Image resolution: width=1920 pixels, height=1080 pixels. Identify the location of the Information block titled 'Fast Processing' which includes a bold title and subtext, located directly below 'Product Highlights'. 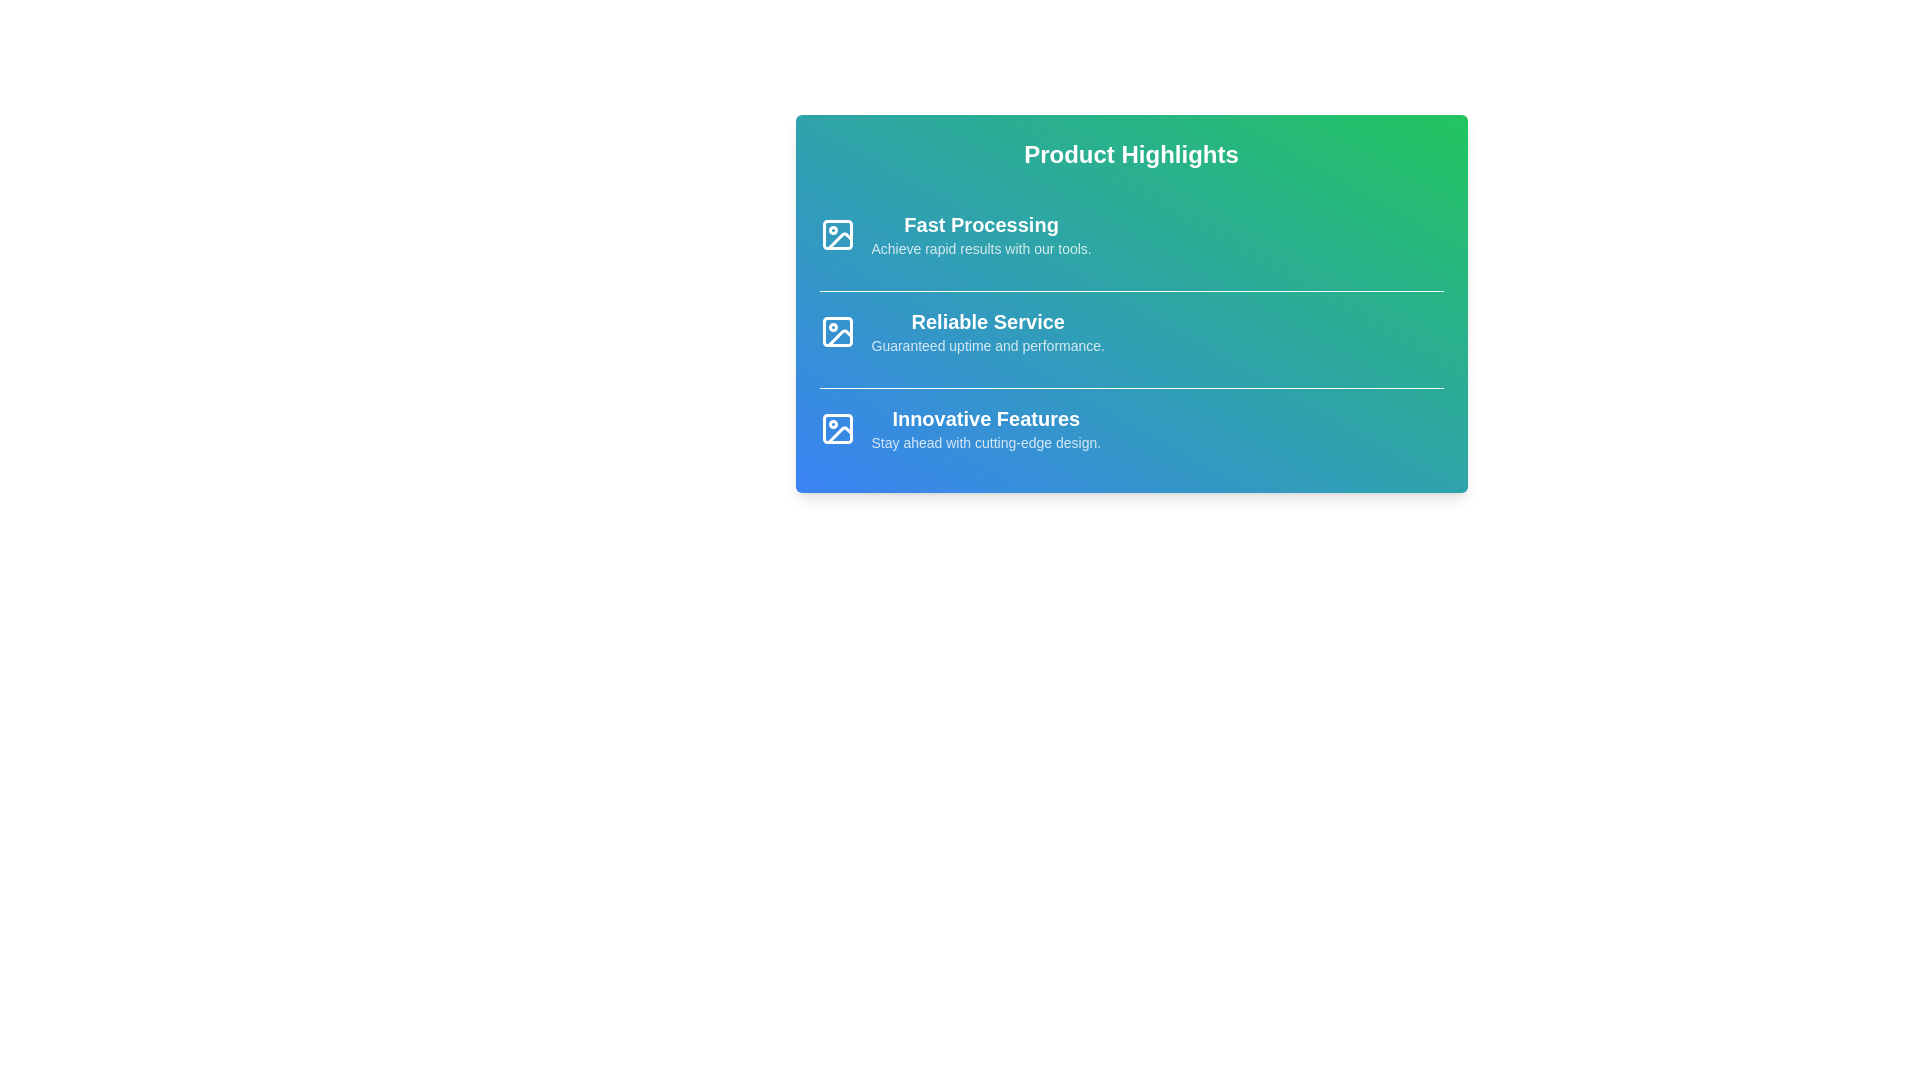
(1131, 234).